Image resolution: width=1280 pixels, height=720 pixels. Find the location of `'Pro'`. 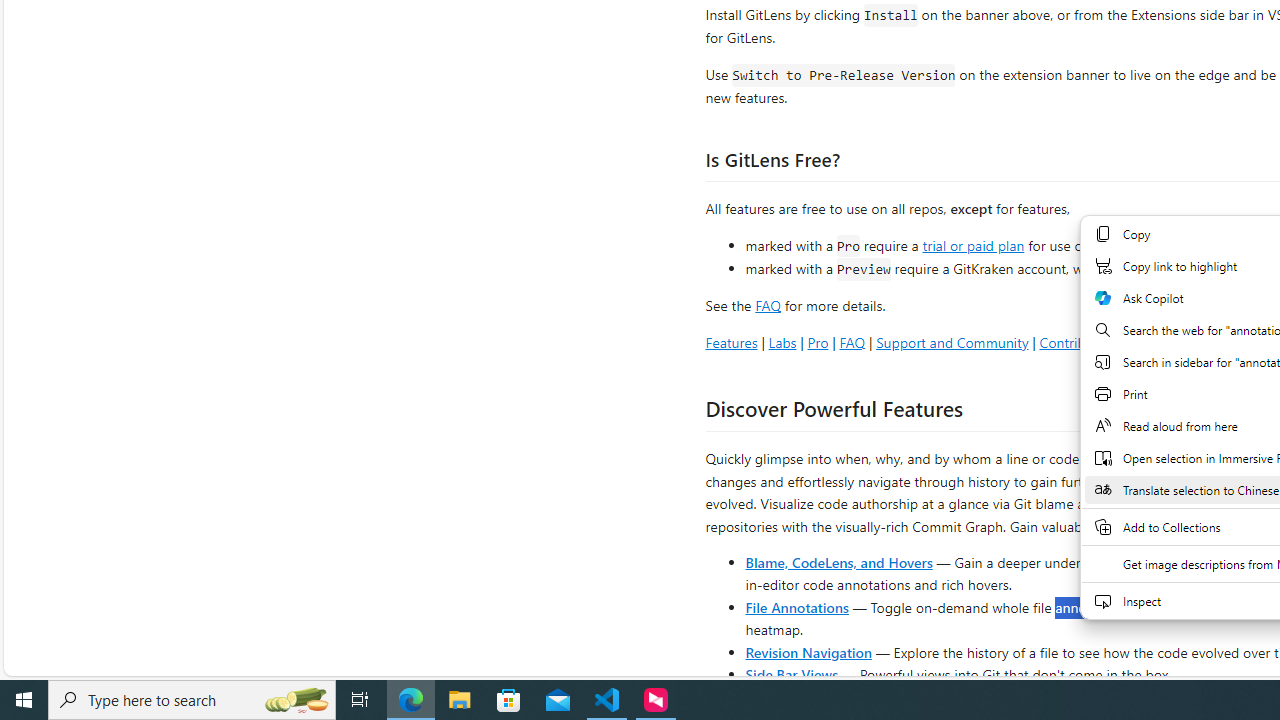

'Pro' is located at coordinates (817, 341).